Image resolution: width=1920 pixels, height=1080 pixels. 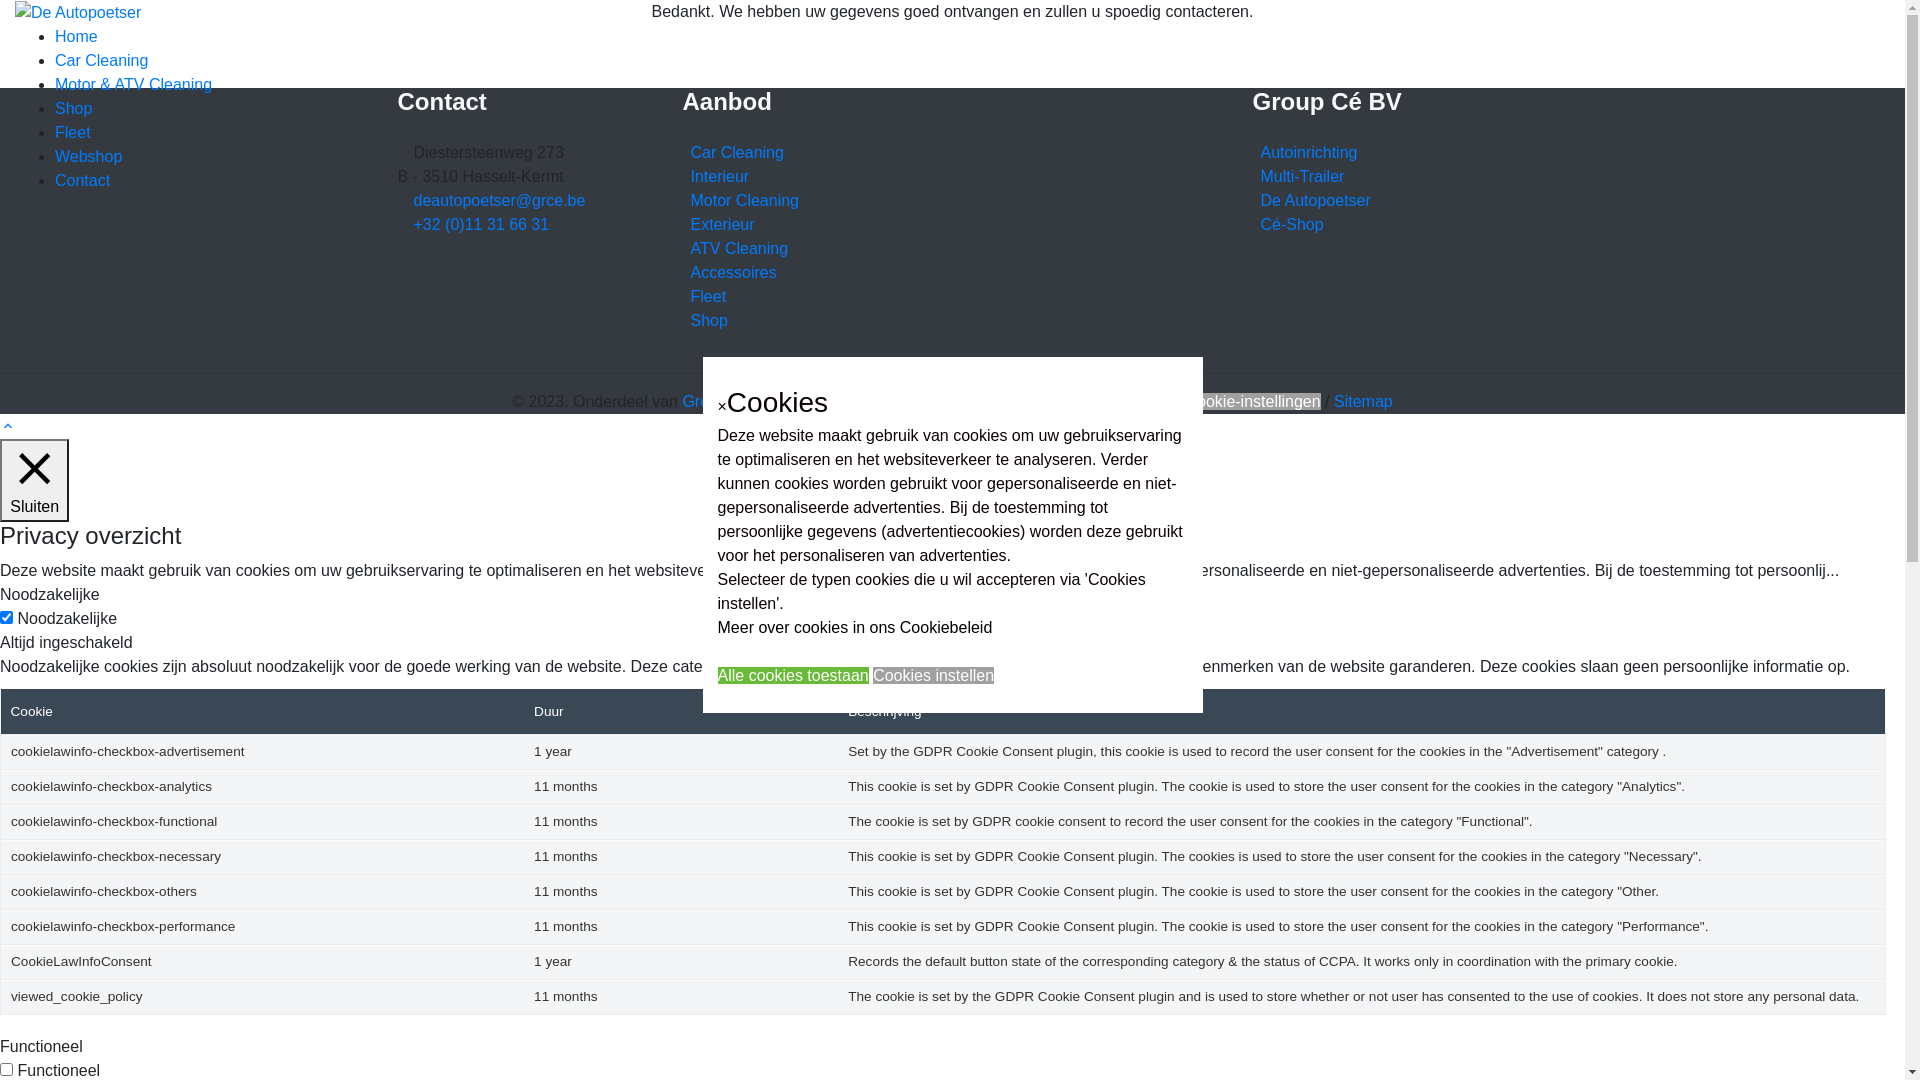 I want to click on 'Motor Cleaning', so click(x=739, y=200).